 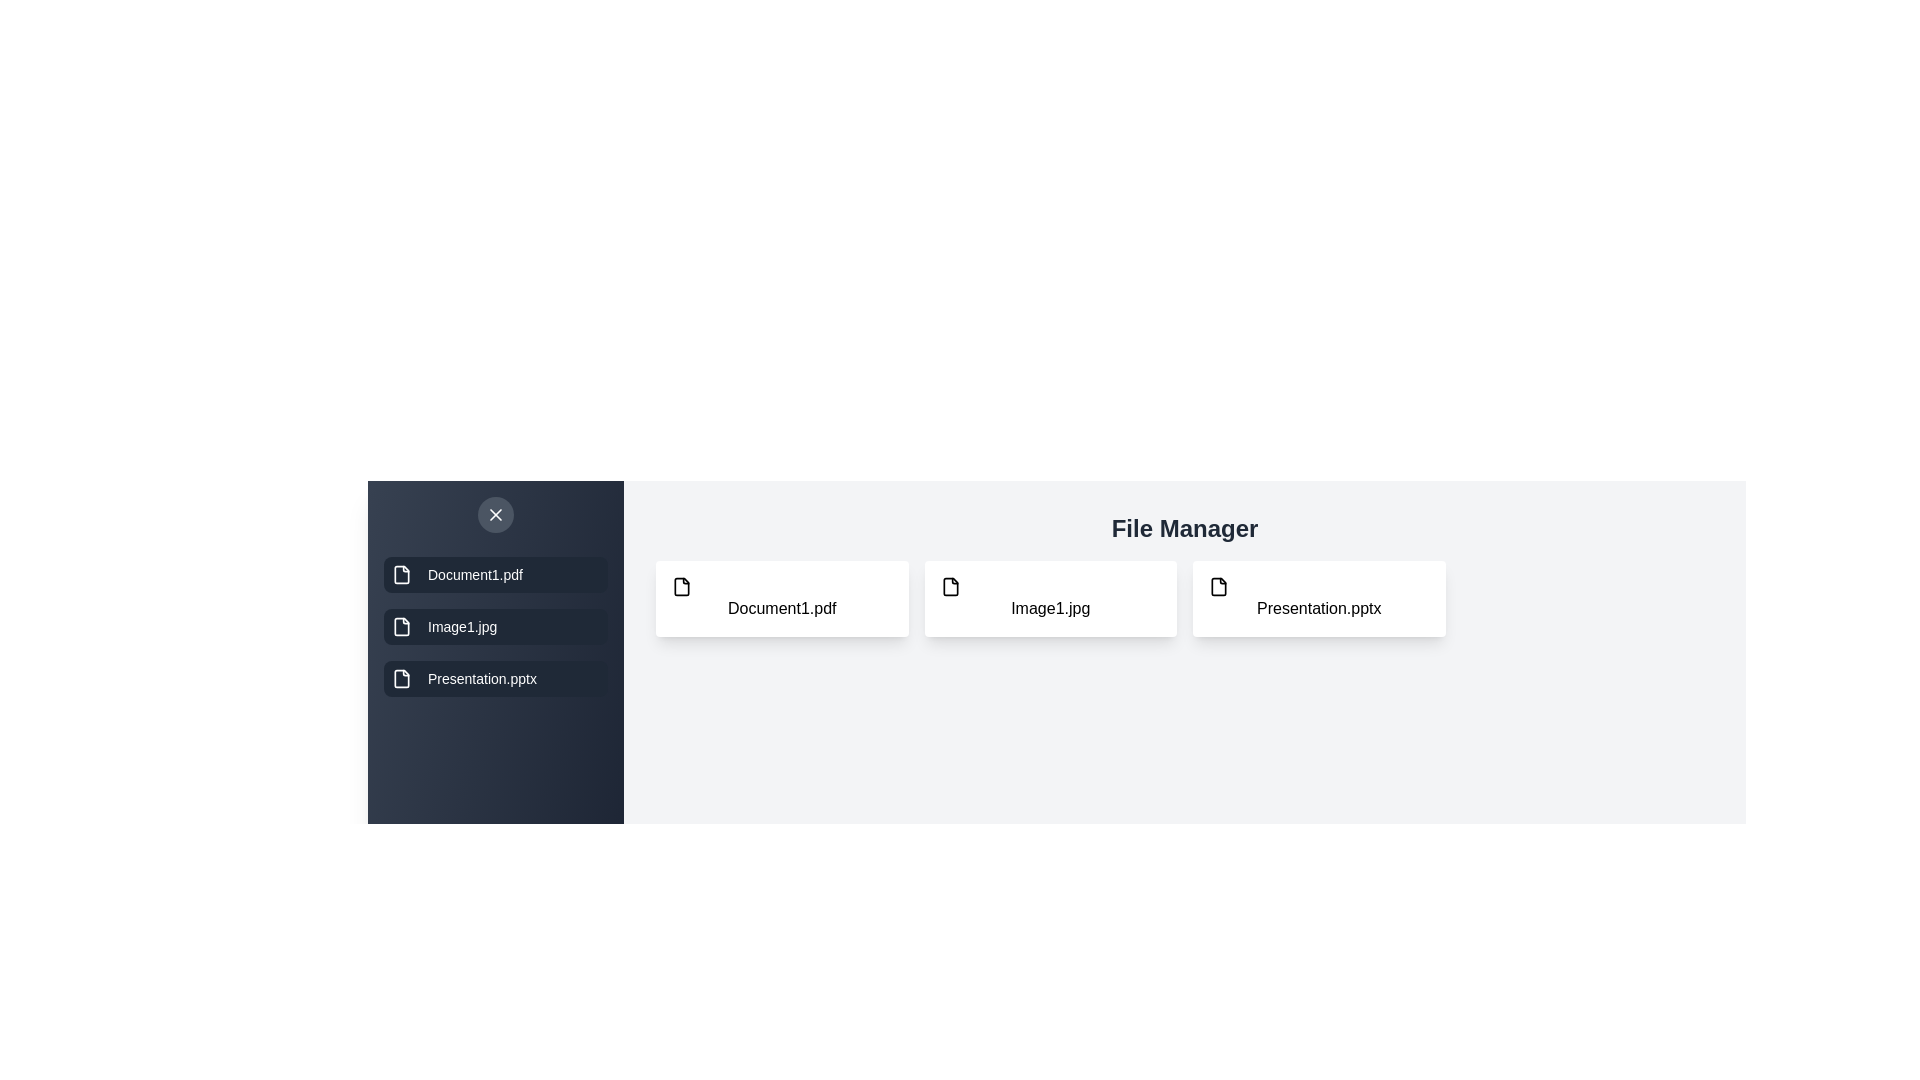 What do you see at coordinates (1319, 597) in the screenshot?
I see `the file Presentation.pptx in the main grid` at bounding box center [1319, 597].